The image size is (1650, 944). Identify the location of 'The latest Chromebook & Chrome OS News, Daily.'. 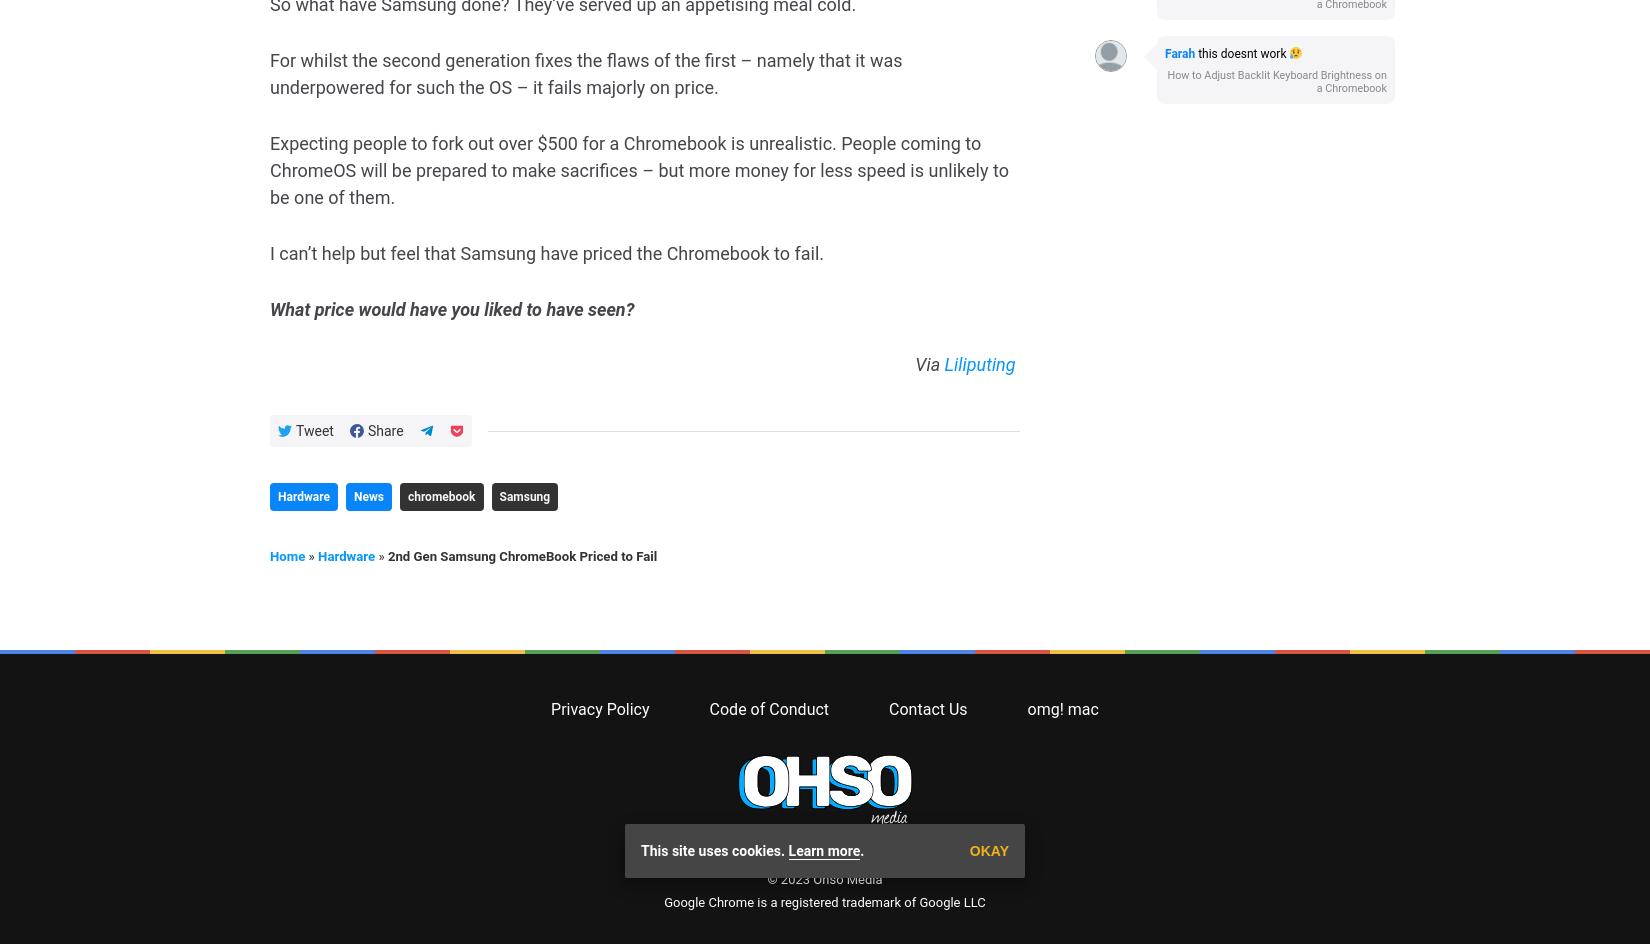
(823, 73).